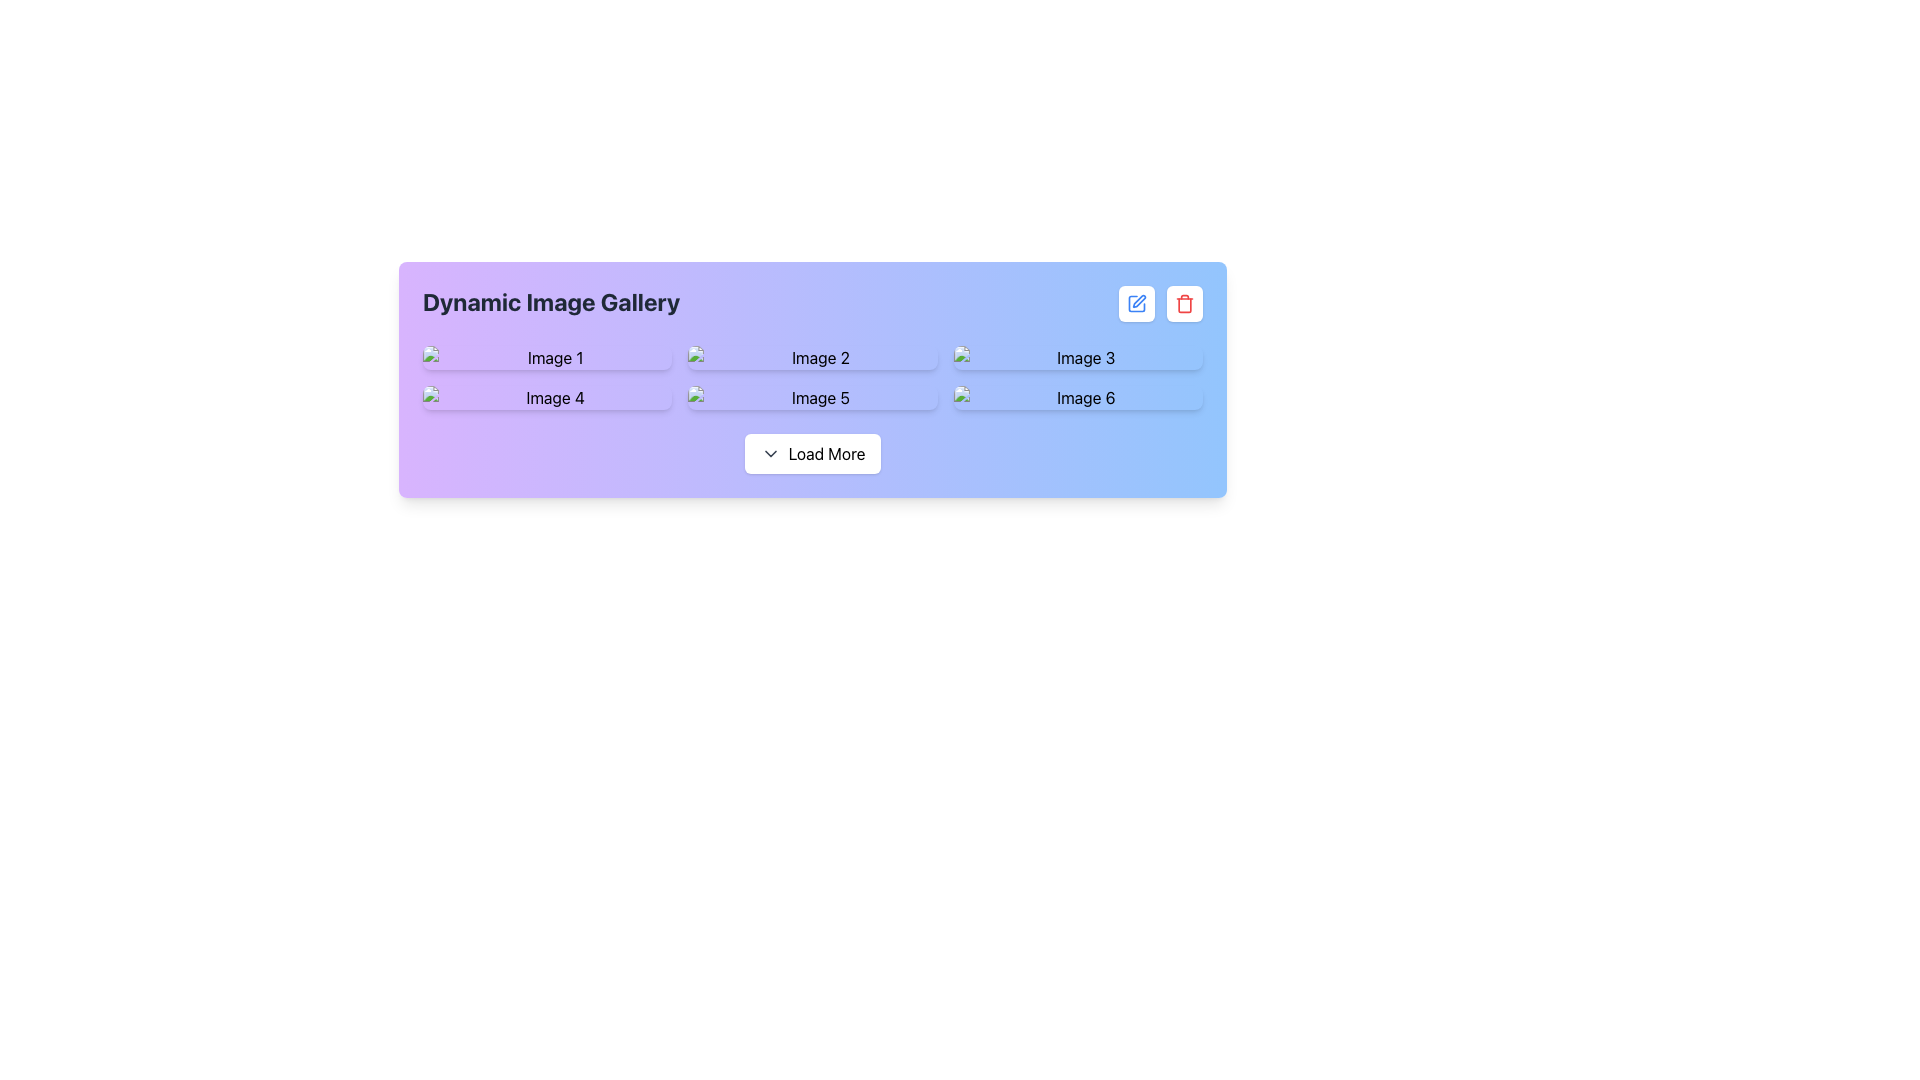 The image size is (1920, 1080). Describe the element at coordinates (1137, 304) in the screenshot. I see `the square interactive button with a blue pen icon located in the top-right section of the card` at that location.